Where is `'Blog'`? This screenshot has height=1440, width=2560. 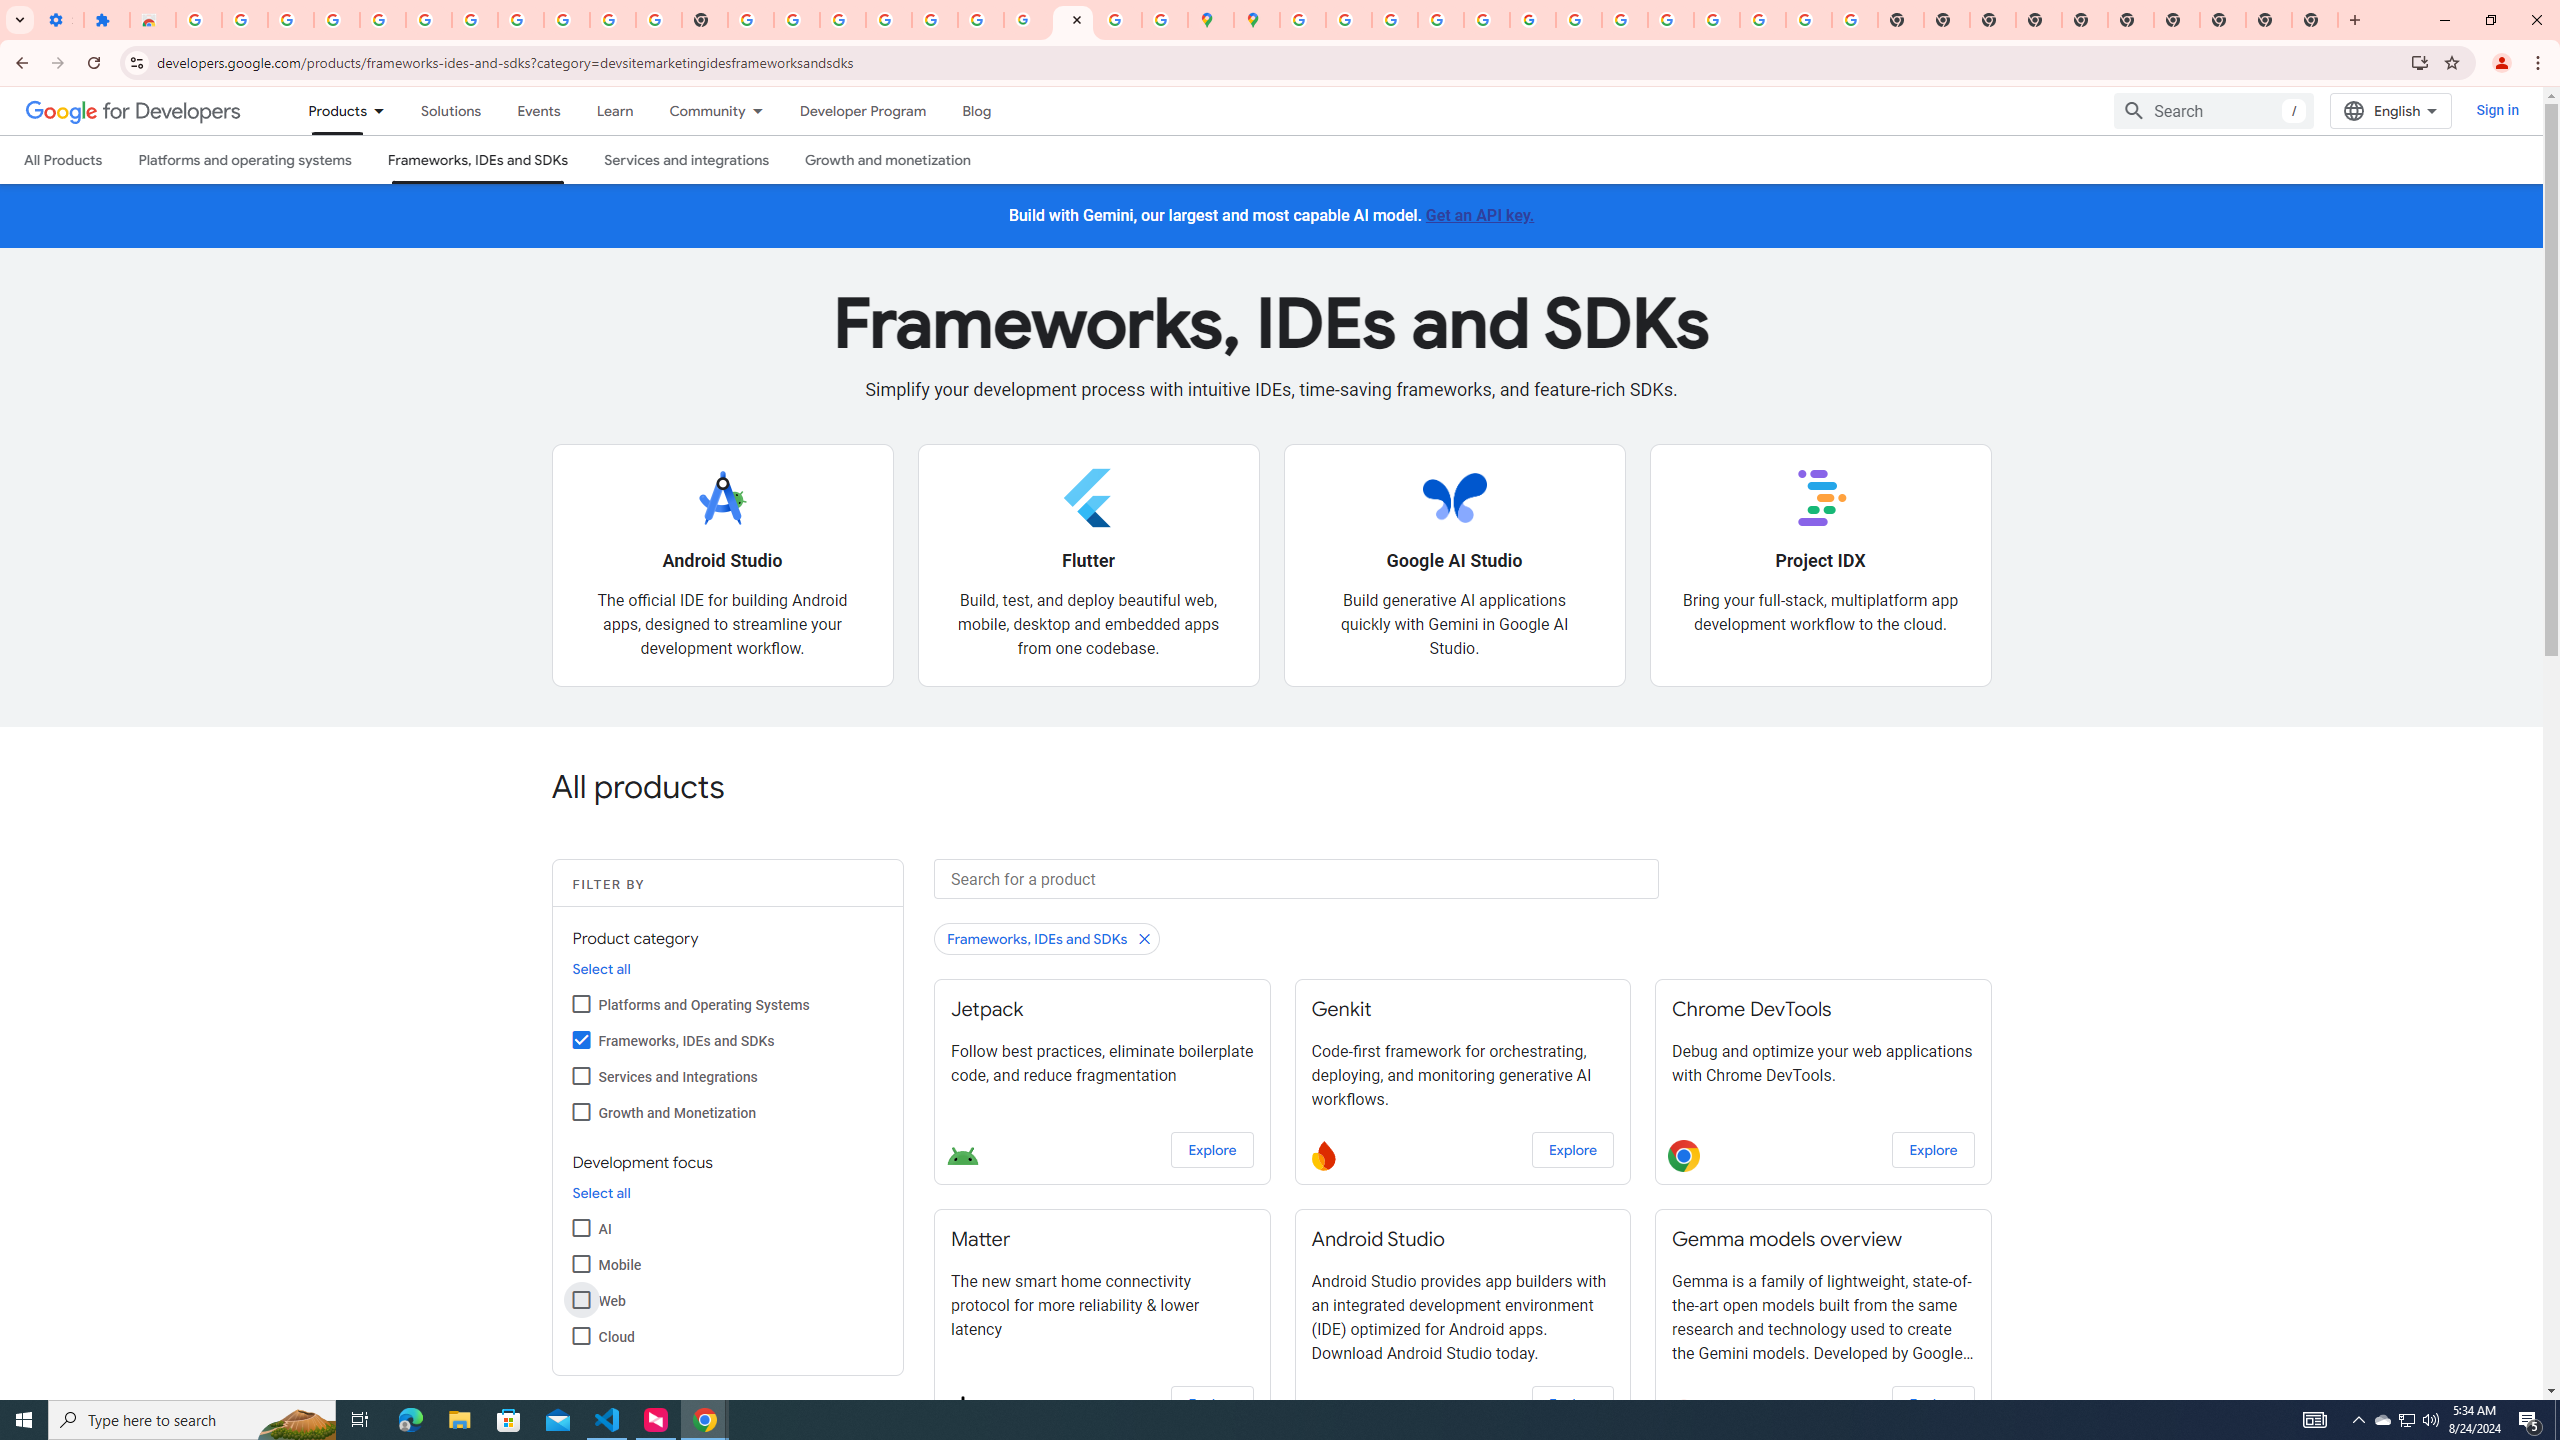 'Blog' is located at coordinates (977, 110).